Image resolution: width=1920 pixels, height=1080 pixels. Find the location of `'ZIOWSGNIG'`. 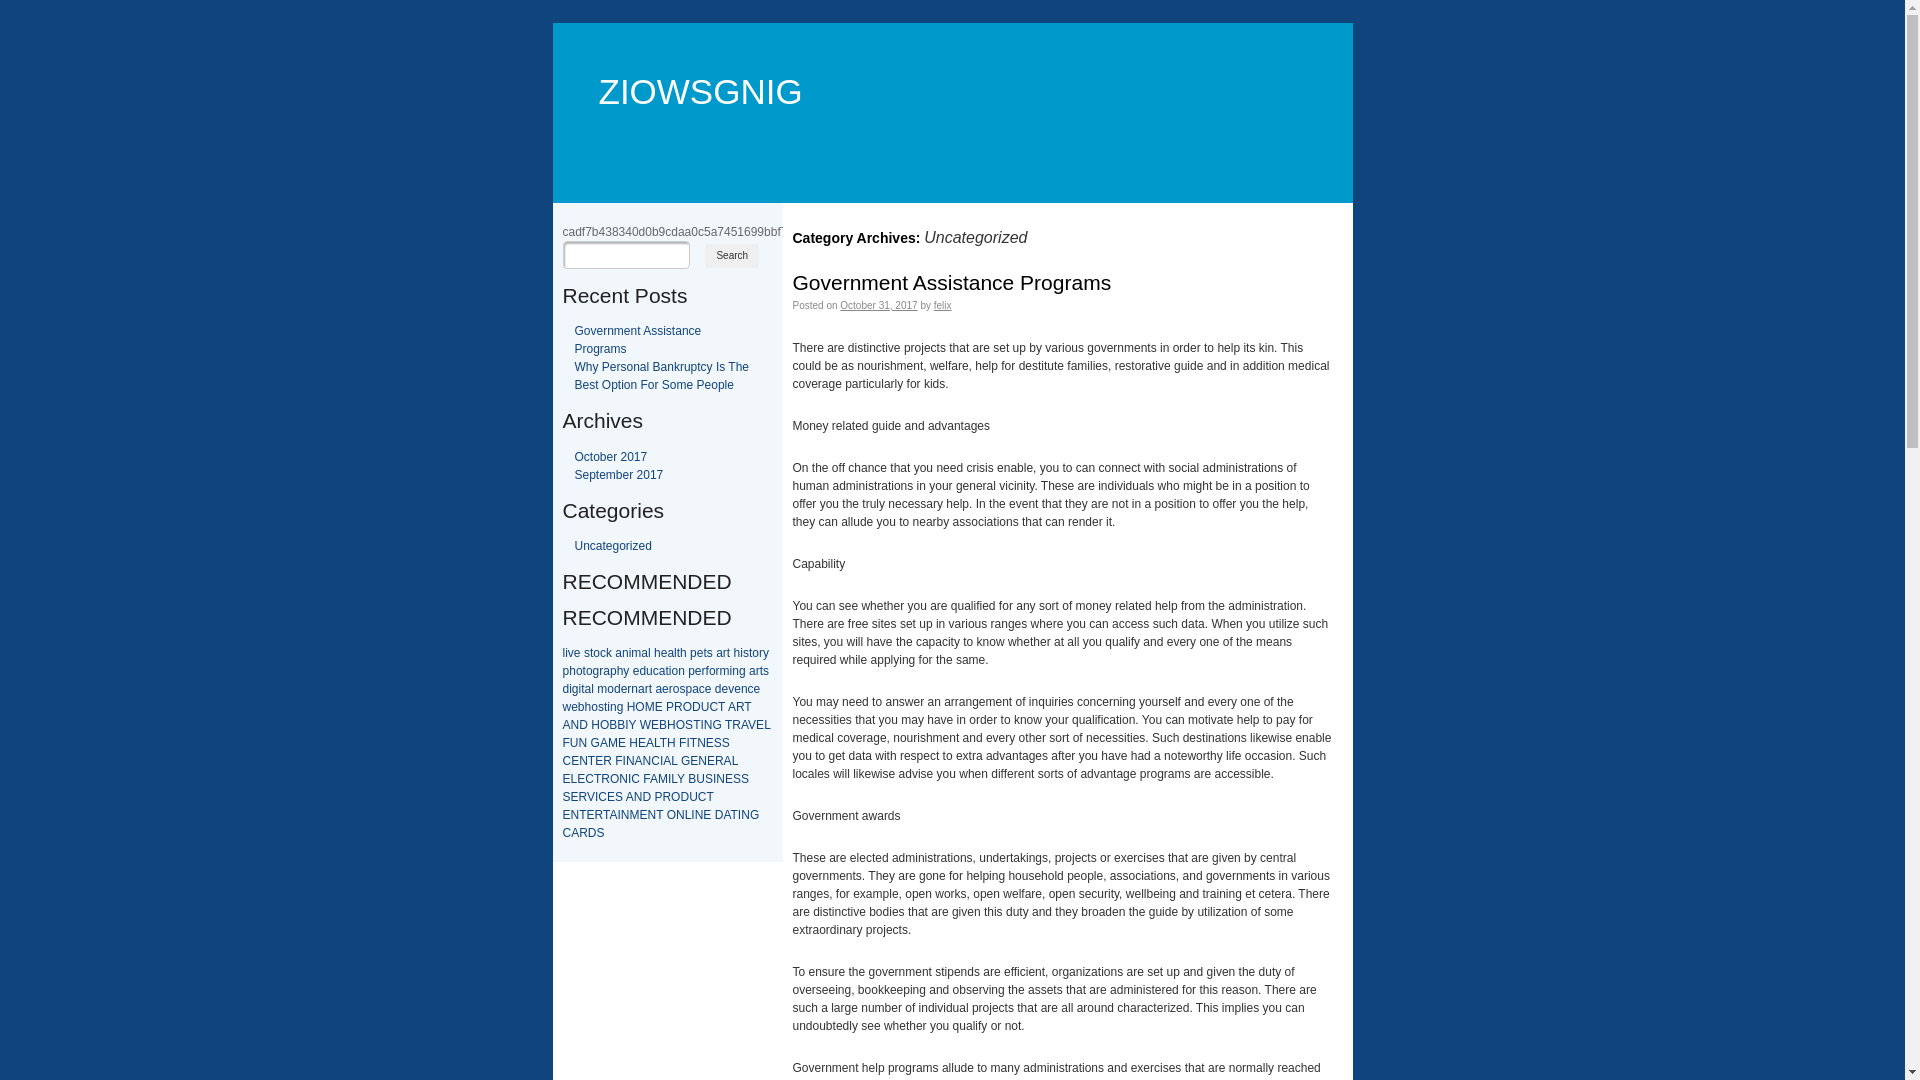

'ZIOWSGNIG' is located at coordinates (689, 60).